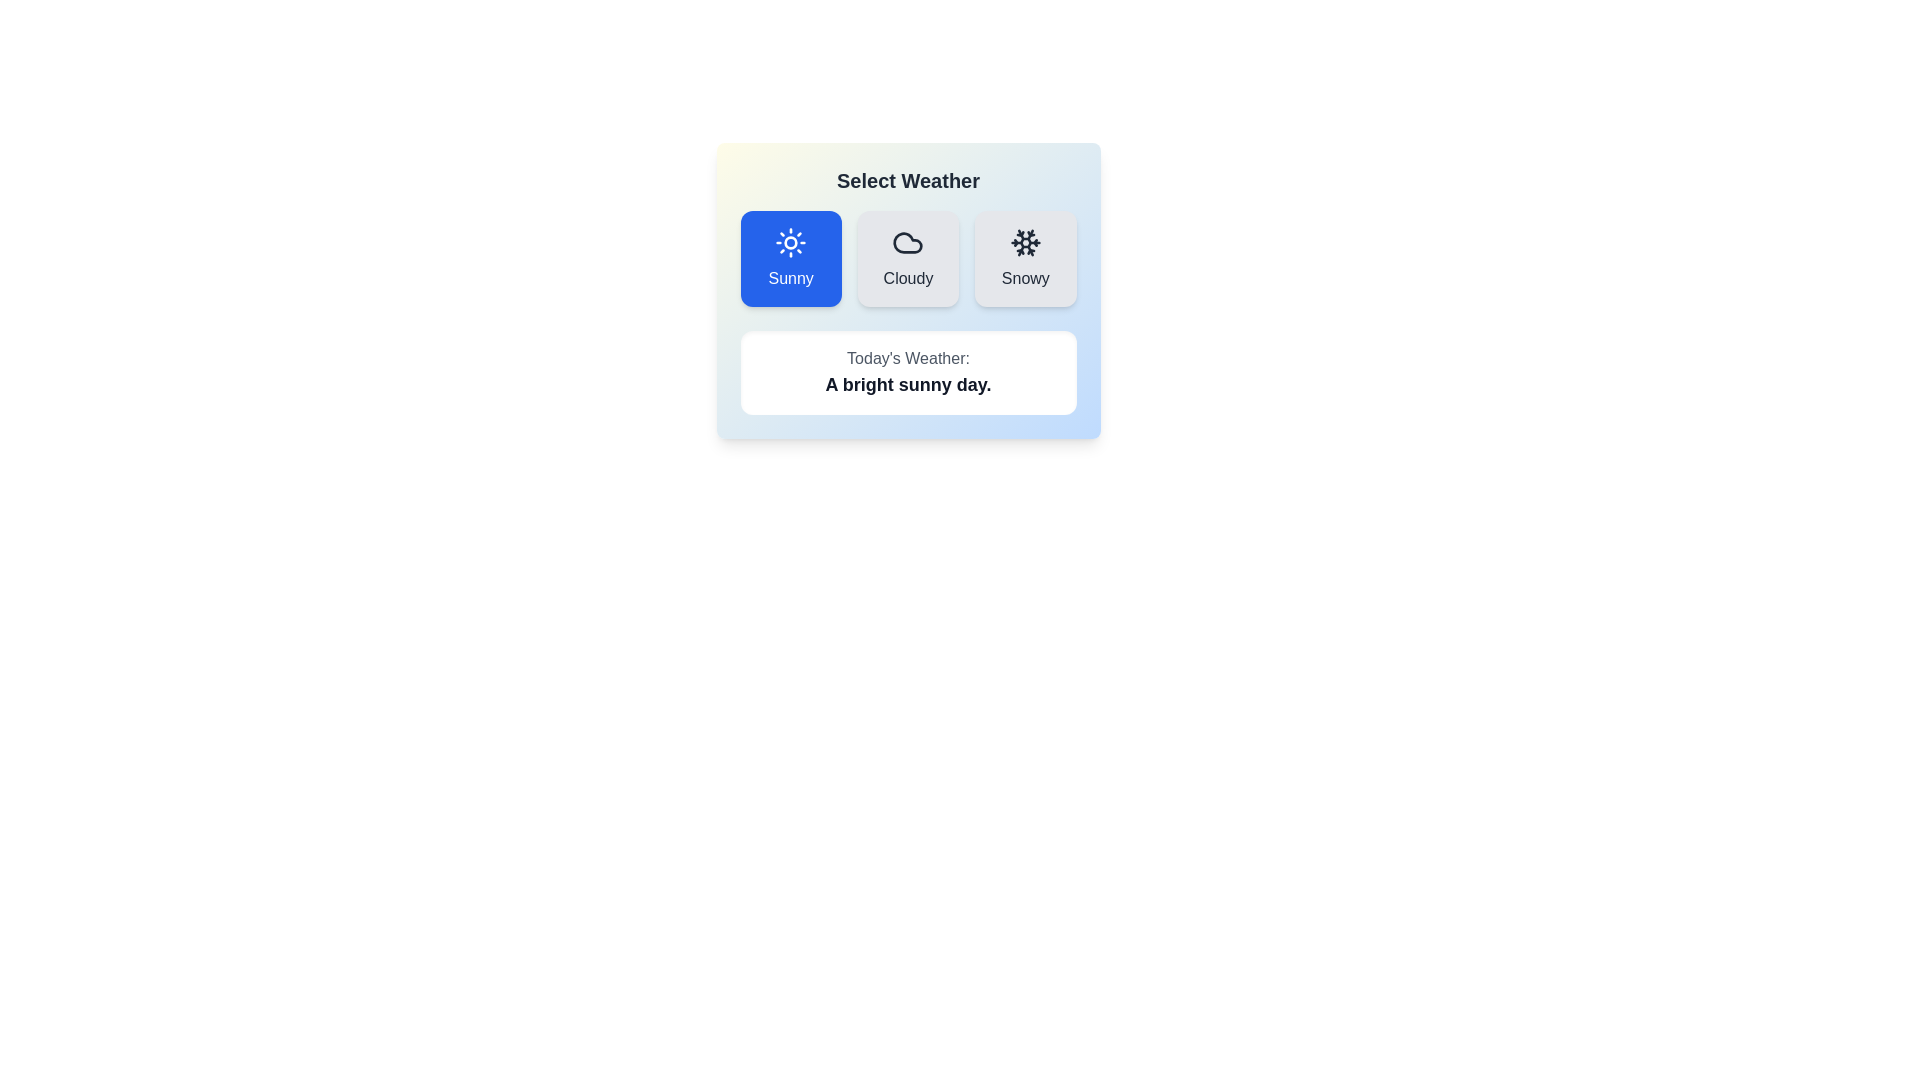 The image size is (1920, 1080). I want to click on the icon and label for the weather option 'Sunny', so click(790, 257).